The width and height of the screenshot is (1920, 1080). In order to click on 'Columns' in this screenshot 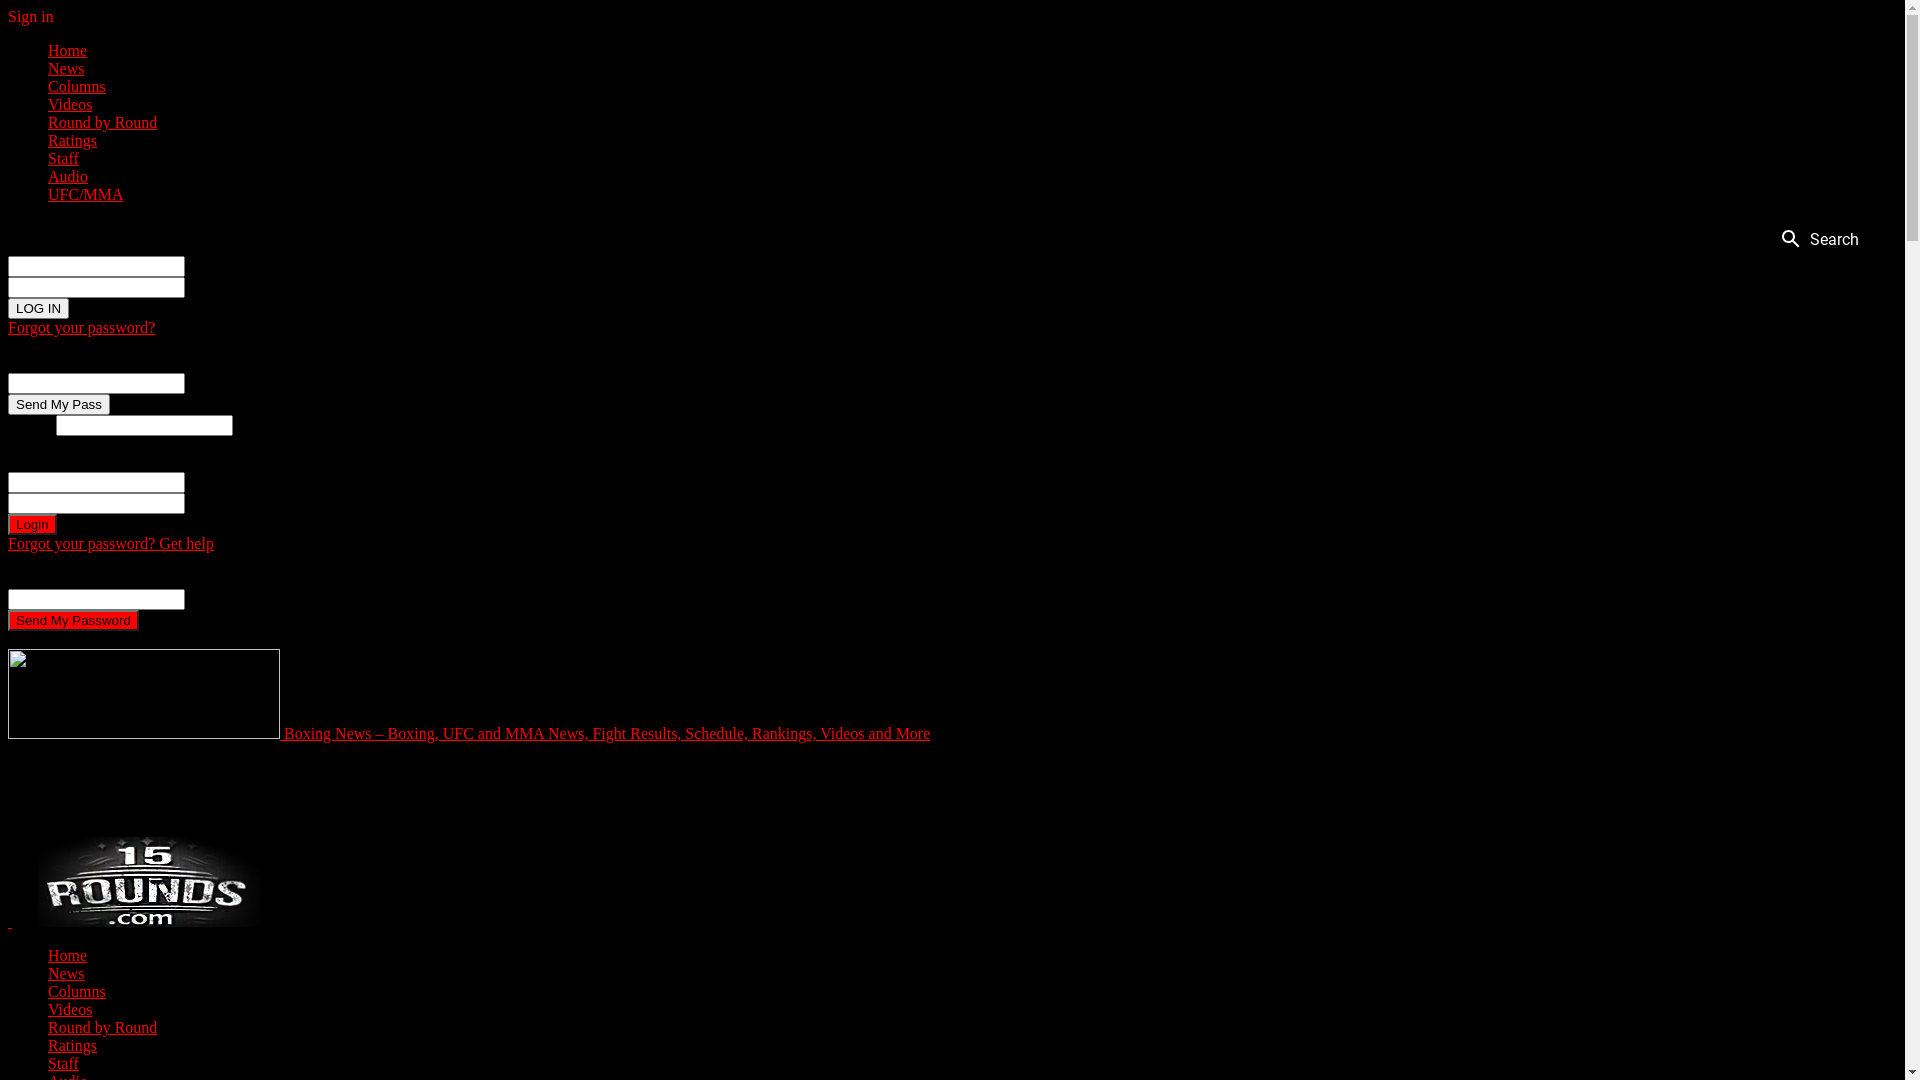, I will do `click(76, 991)`.